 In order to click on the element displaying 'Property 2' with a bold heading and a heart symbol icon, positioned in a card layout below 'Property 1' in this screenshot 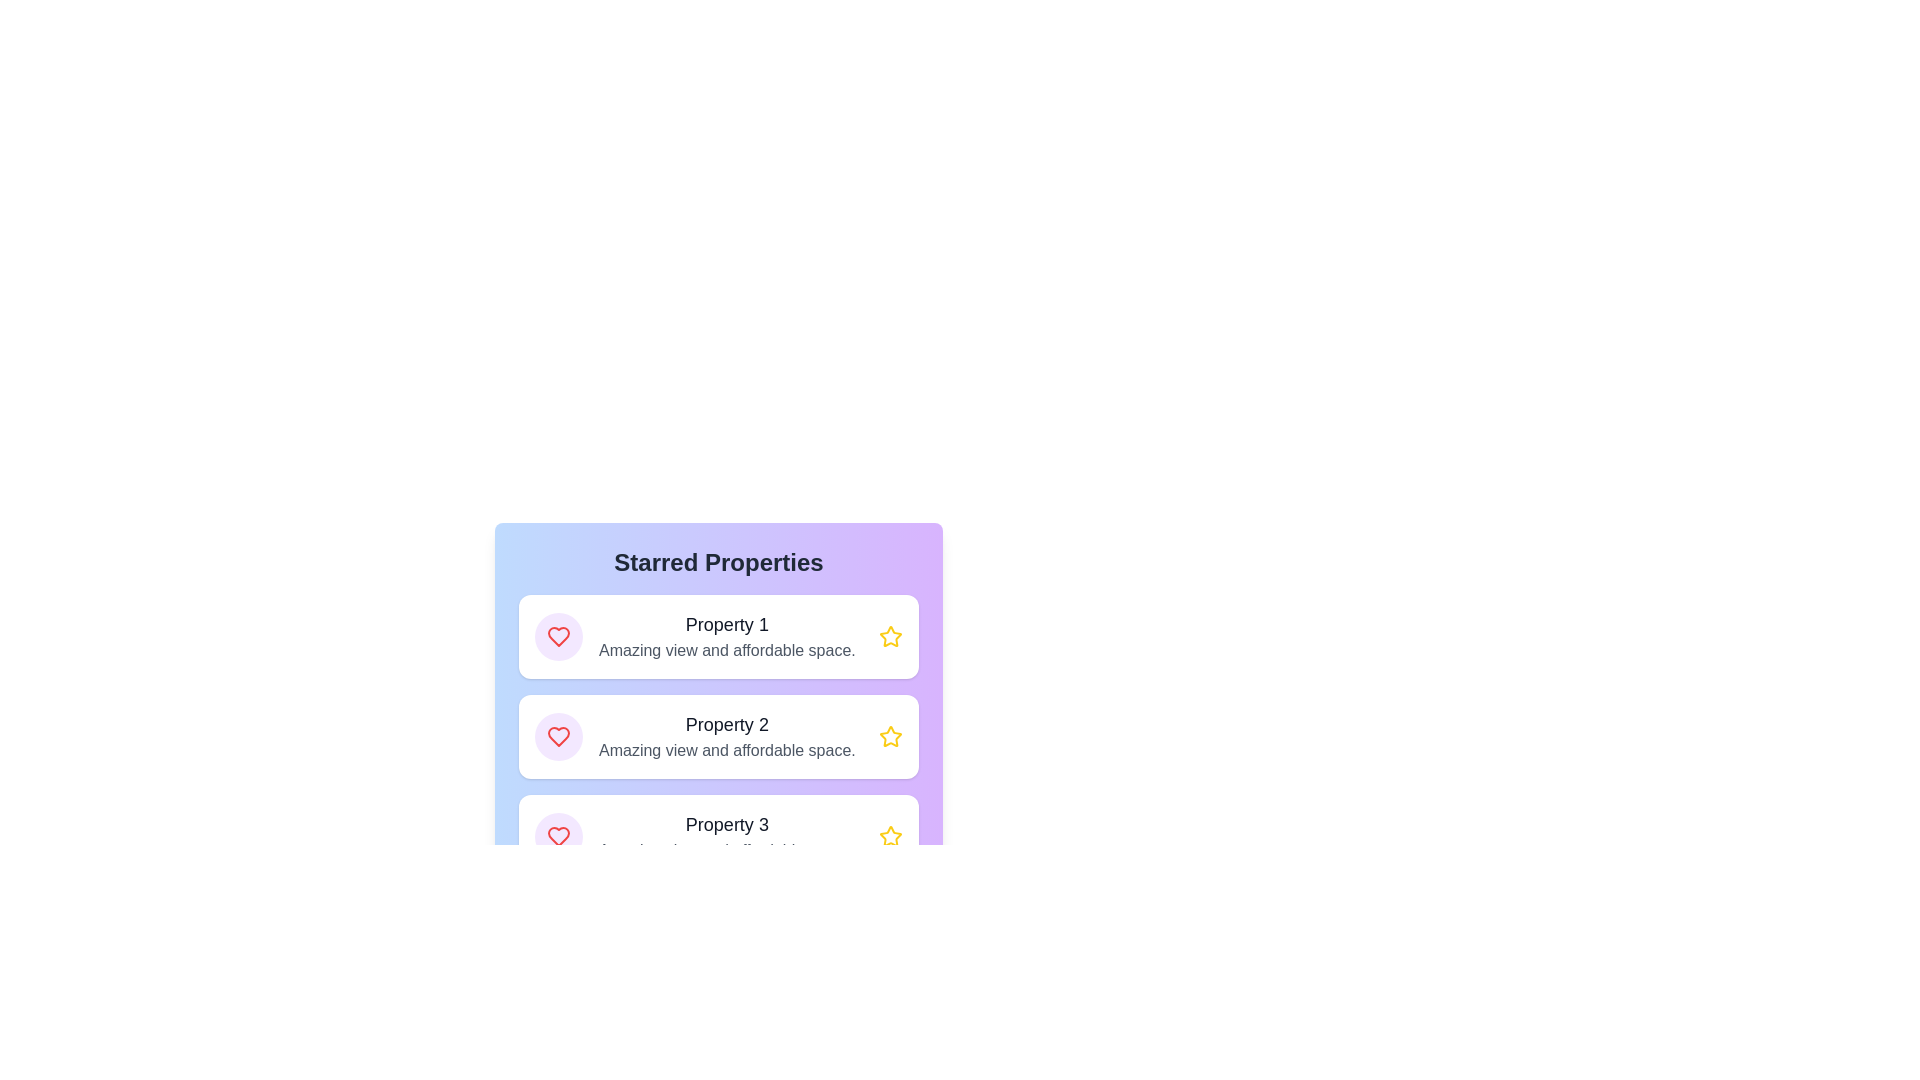, I will do `click(695, 736)`.